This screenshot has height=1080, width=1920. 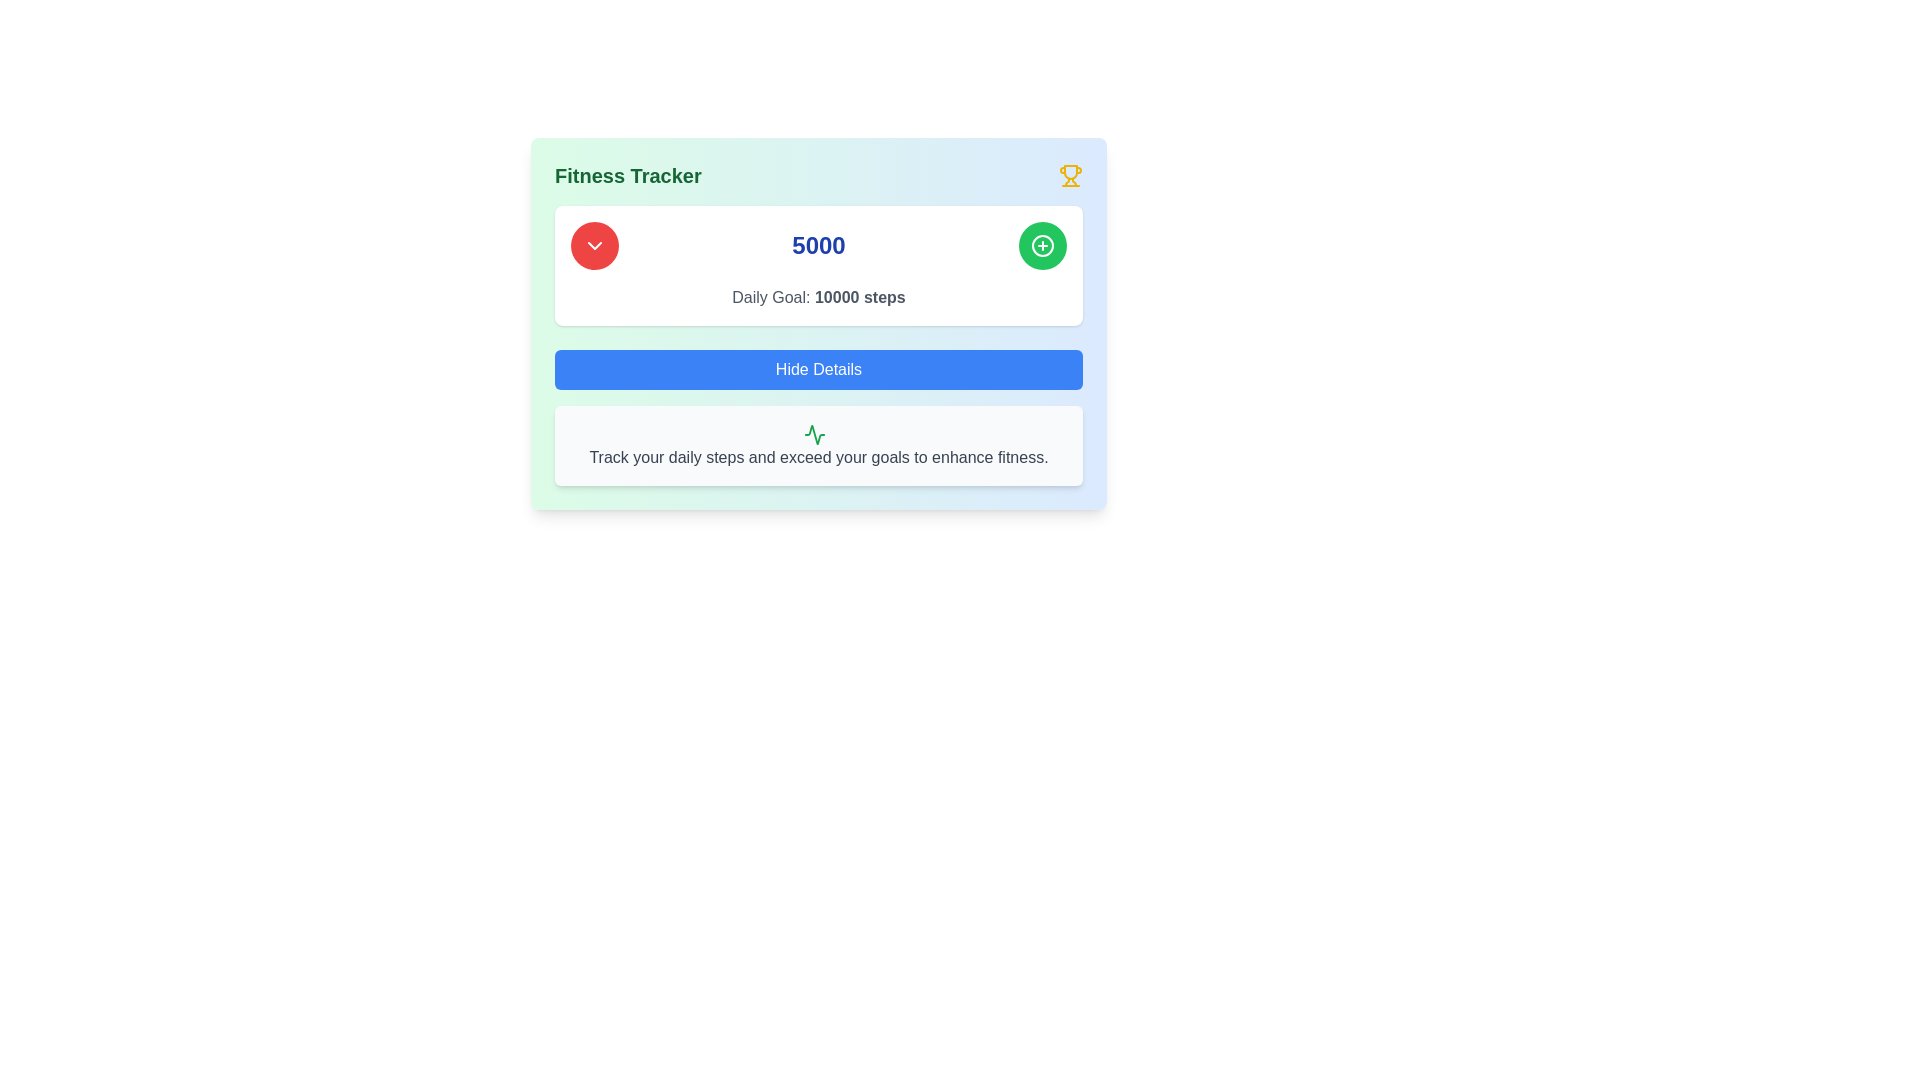 I want to click on the leftmost button in the horizontal row, so click(x=594, y=245).